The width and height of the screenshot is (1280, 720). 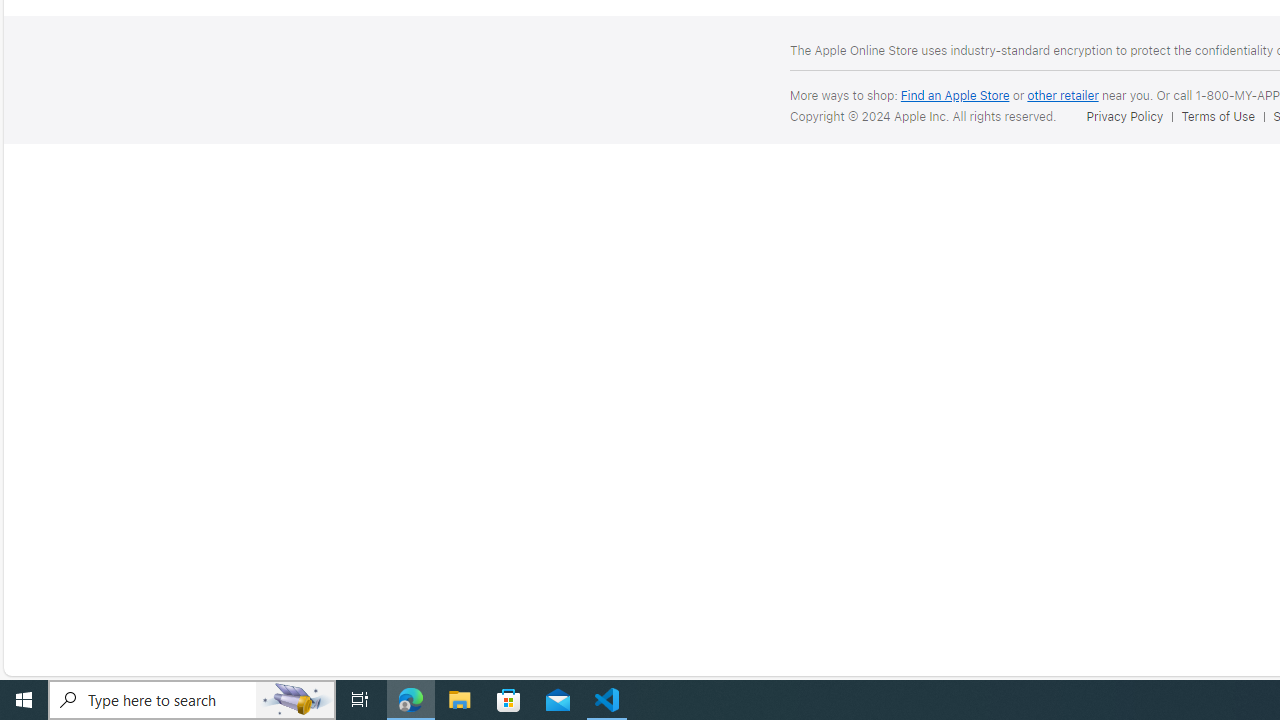 What do you see at coordinates (953, 95) in the screenshot?
I see `'Find an Apple Store'` at bounding box center [953, 95].